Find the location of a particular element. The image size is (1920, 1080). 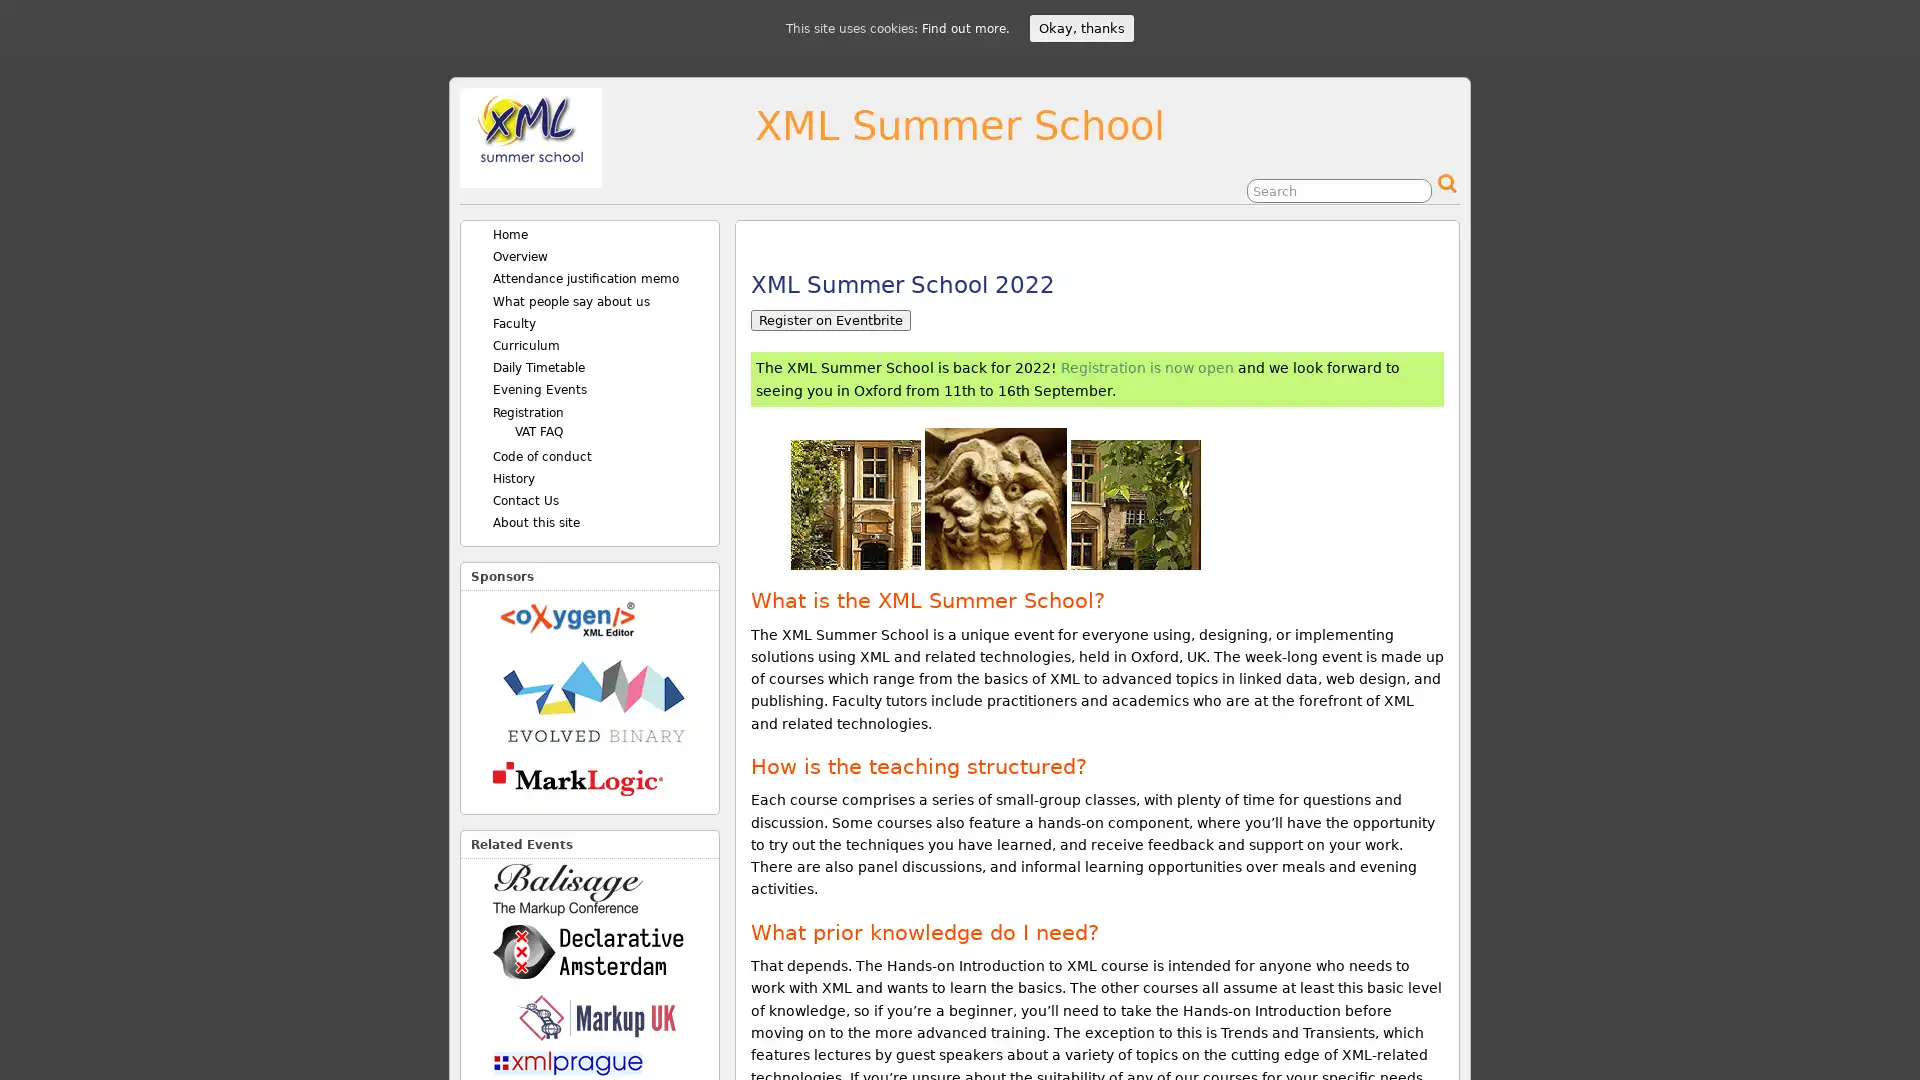

Register on Eventbrite is located at coordinates (830, 319).